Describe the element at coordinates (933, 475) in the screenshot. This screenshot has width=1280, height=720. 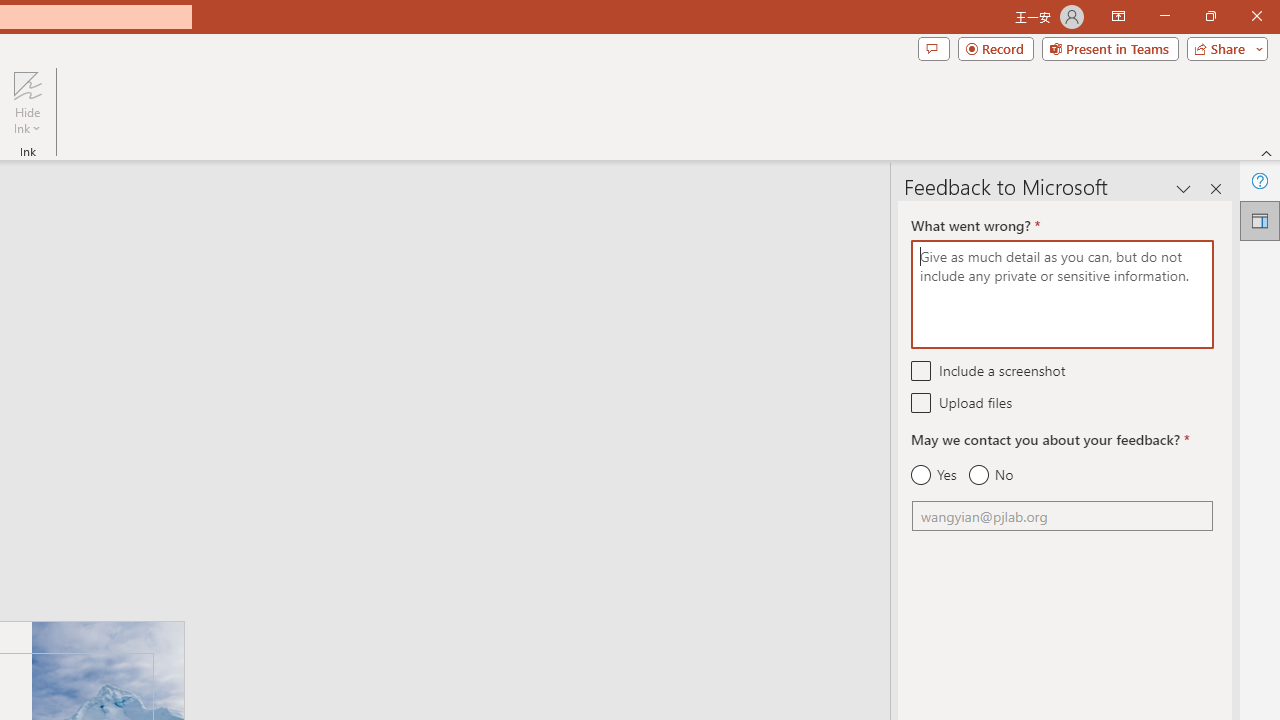
I see `'Yes'` at that location.